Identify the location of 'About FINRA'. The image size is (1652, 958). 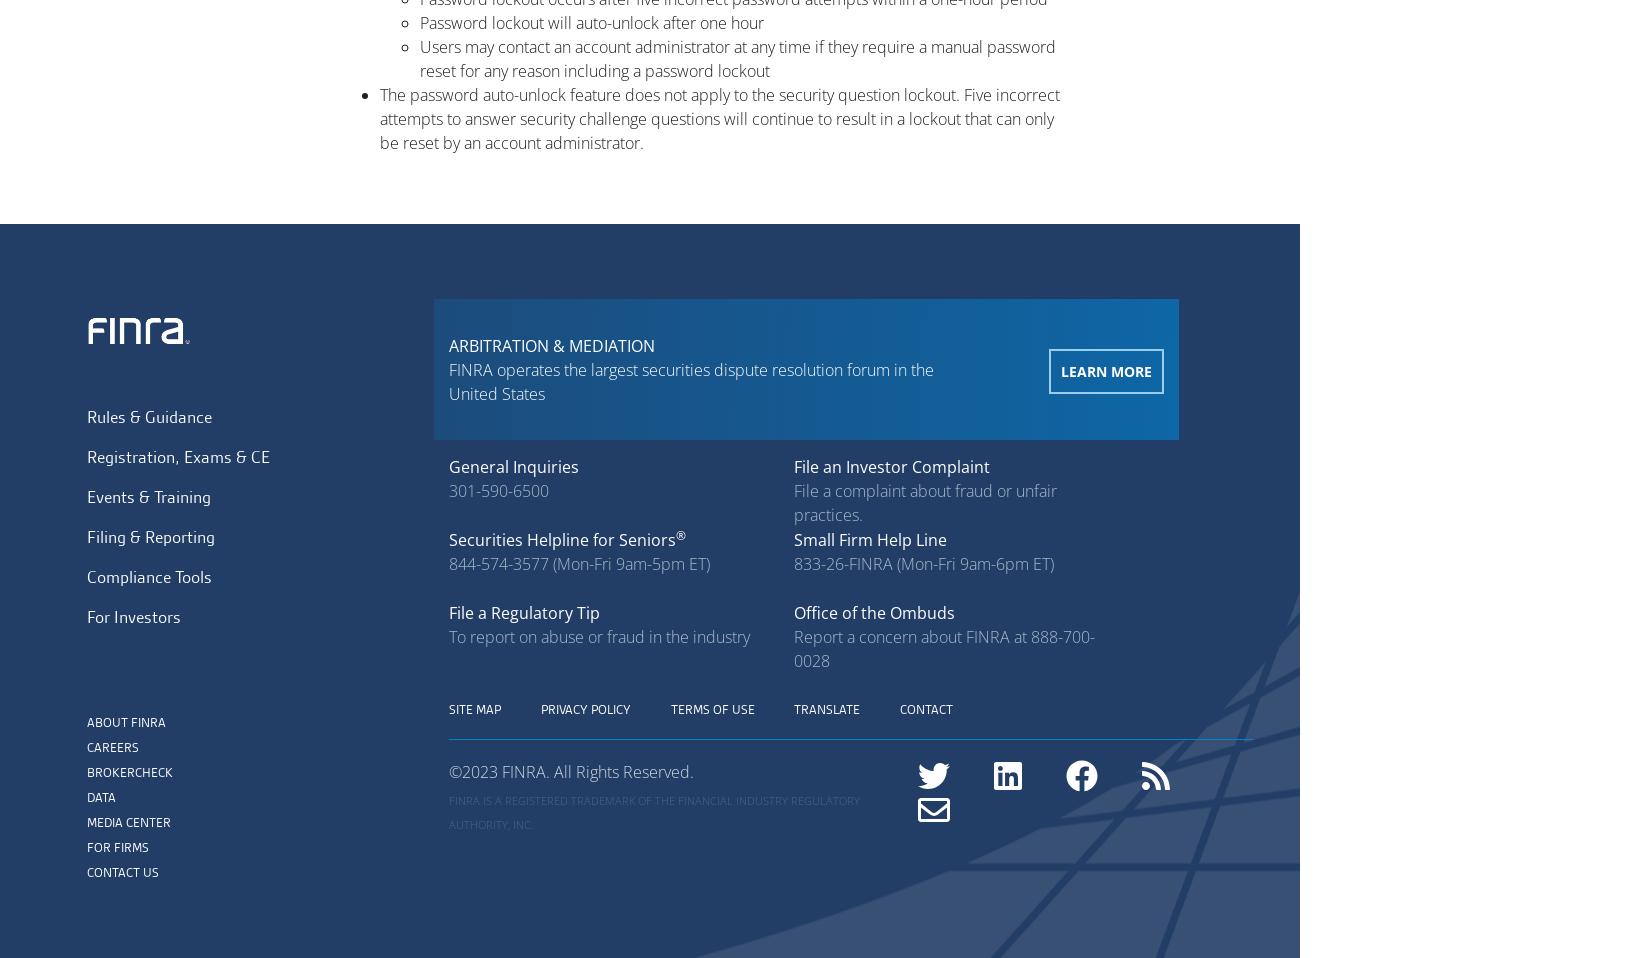
(126, 721).